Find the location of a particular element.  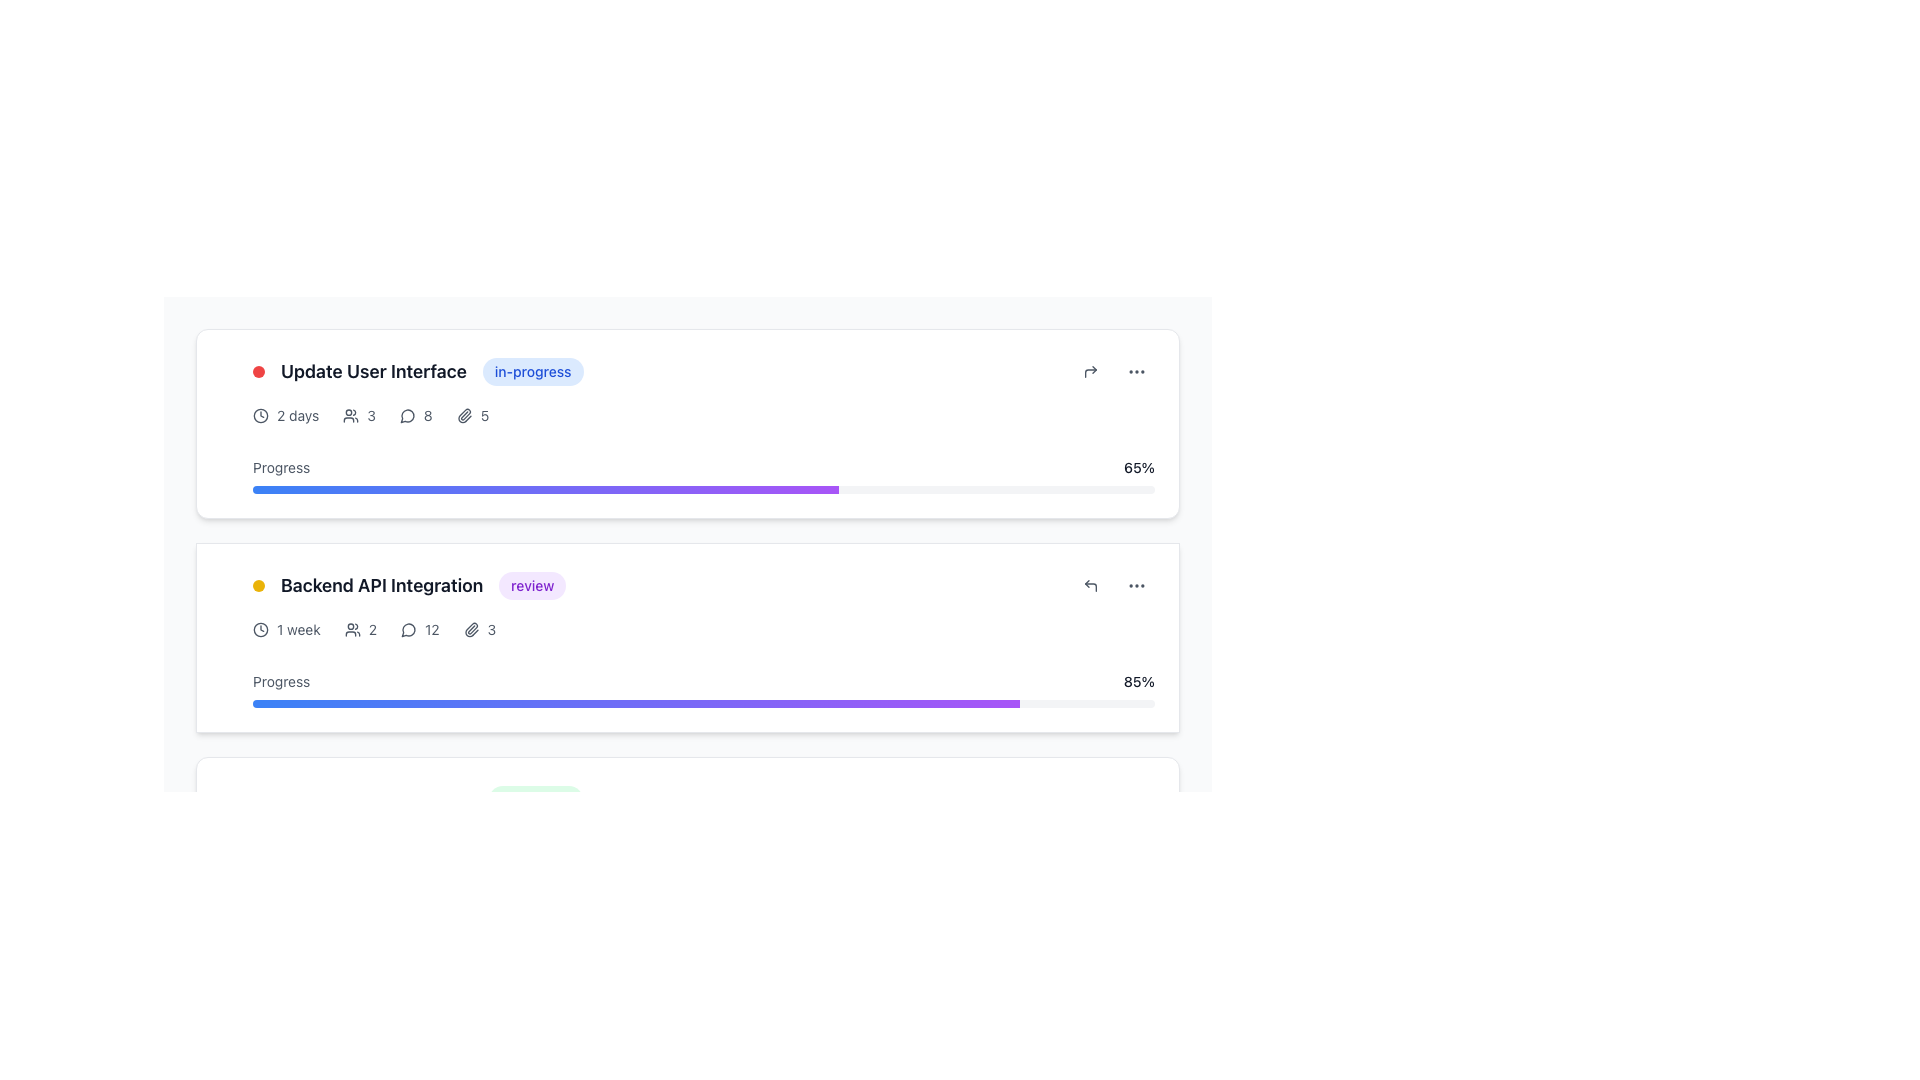

the arrow icon button located in the top-right corner of the 'Backend API Integration' card to initiate the related action is located at coordinates (1089, 585).